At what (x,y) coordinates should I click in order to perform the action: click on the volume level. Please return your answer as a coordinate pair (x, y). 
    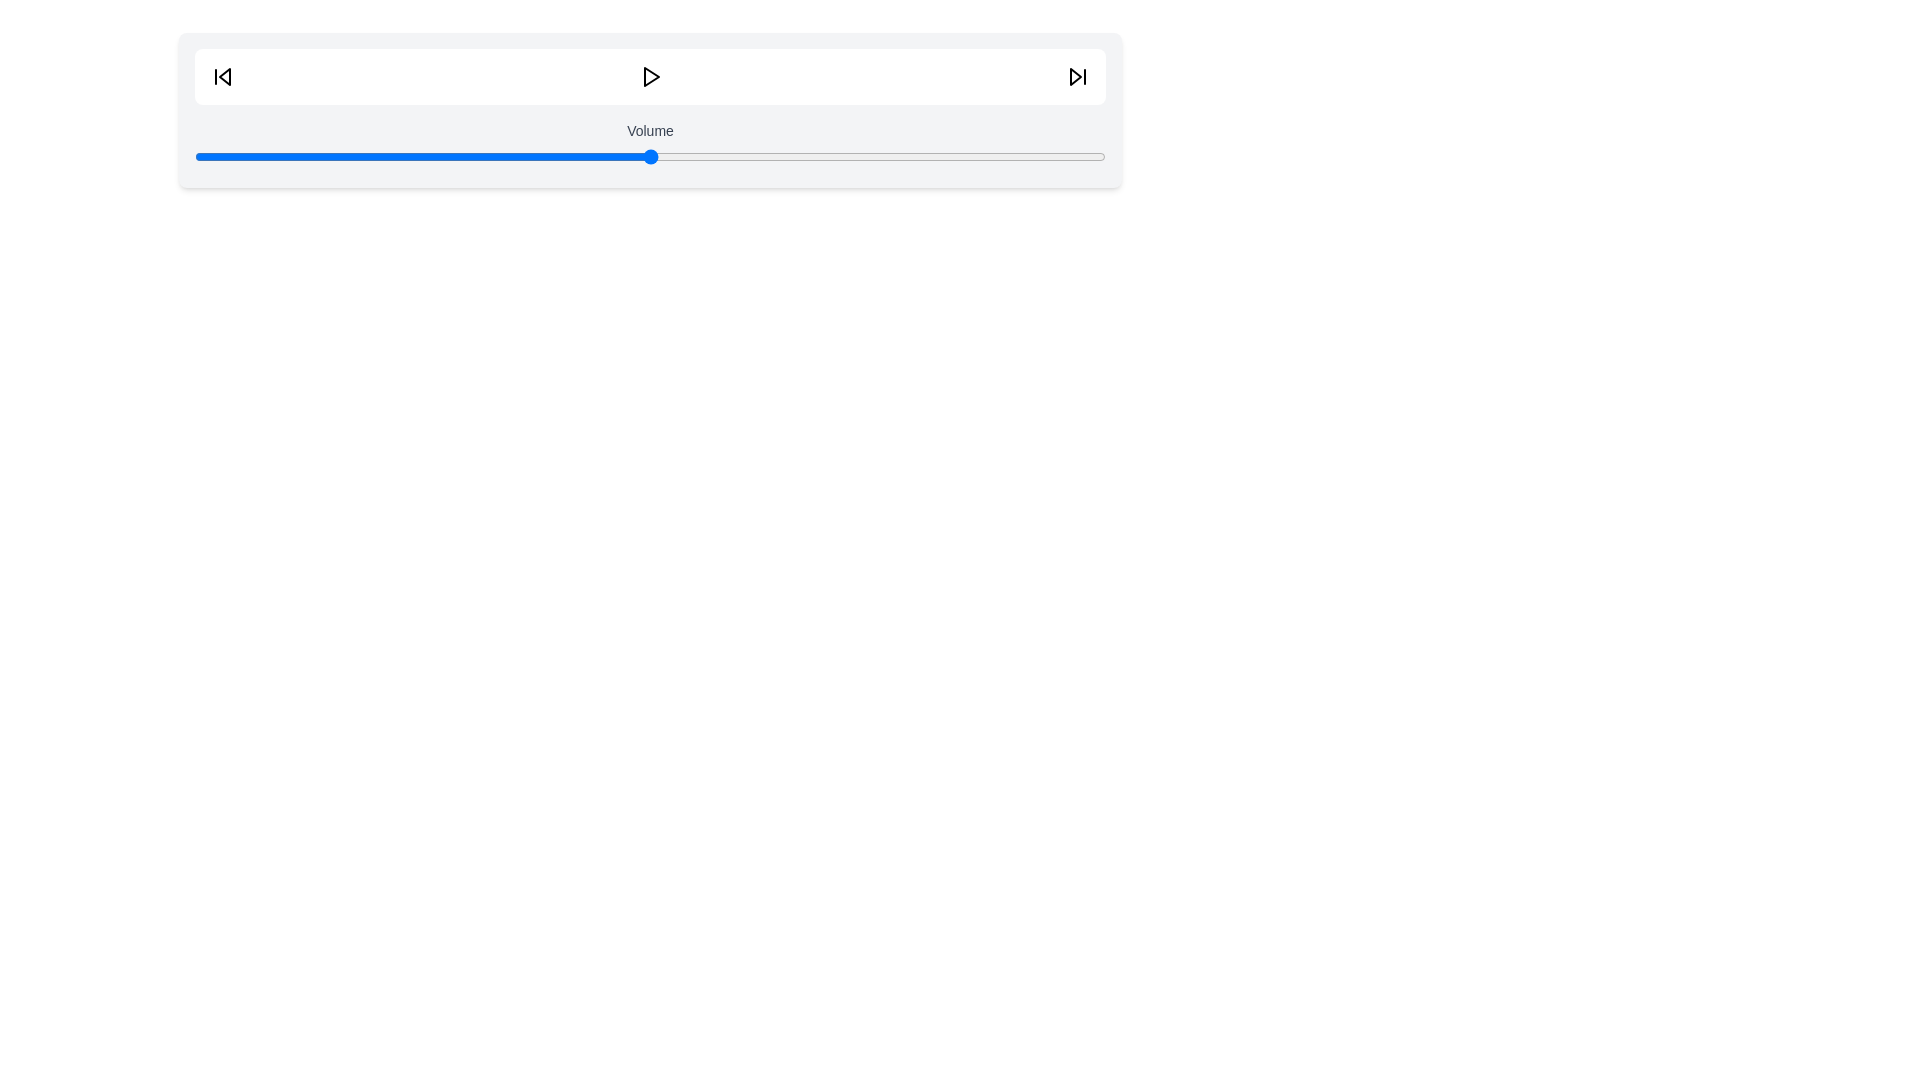
    Looking at the image, I should click on (731, 156).